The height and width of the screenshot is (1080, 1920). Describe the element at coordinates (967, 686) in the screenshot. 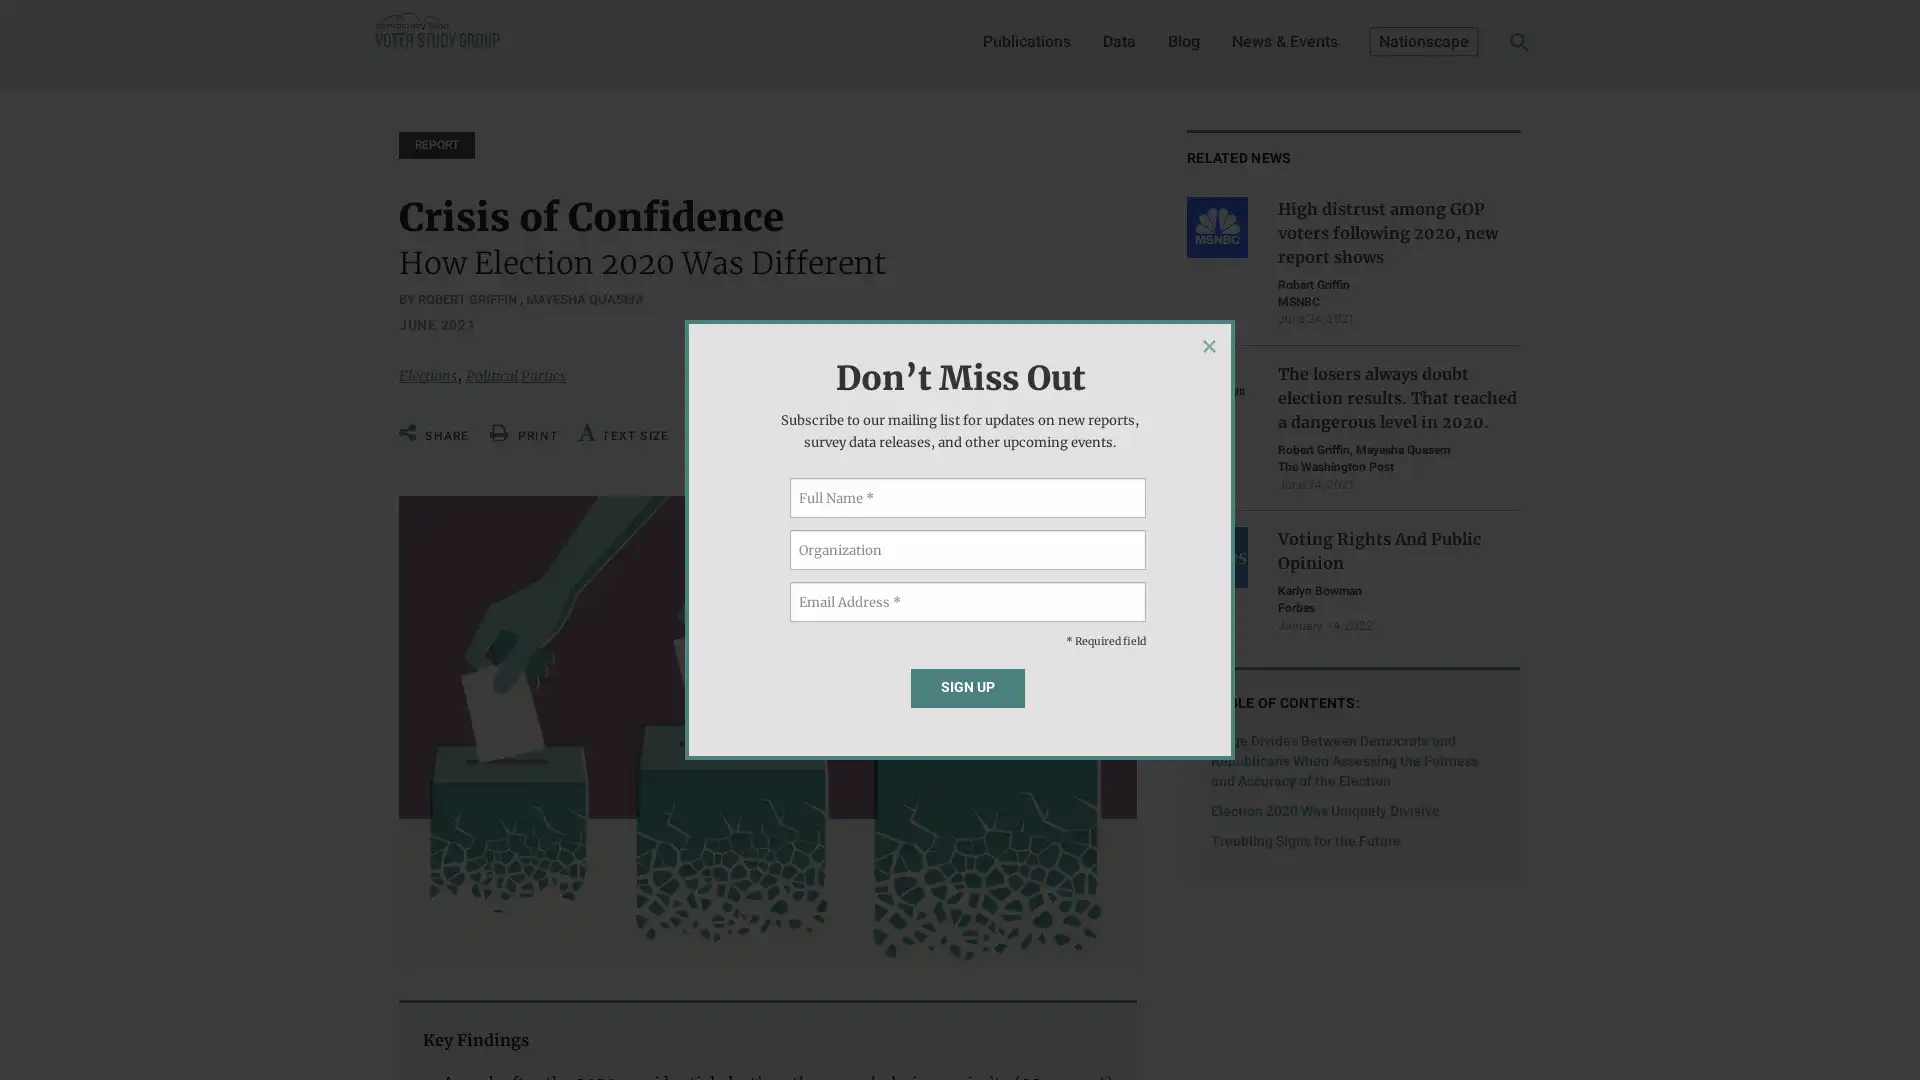

I see `SIGN UP` at that location.